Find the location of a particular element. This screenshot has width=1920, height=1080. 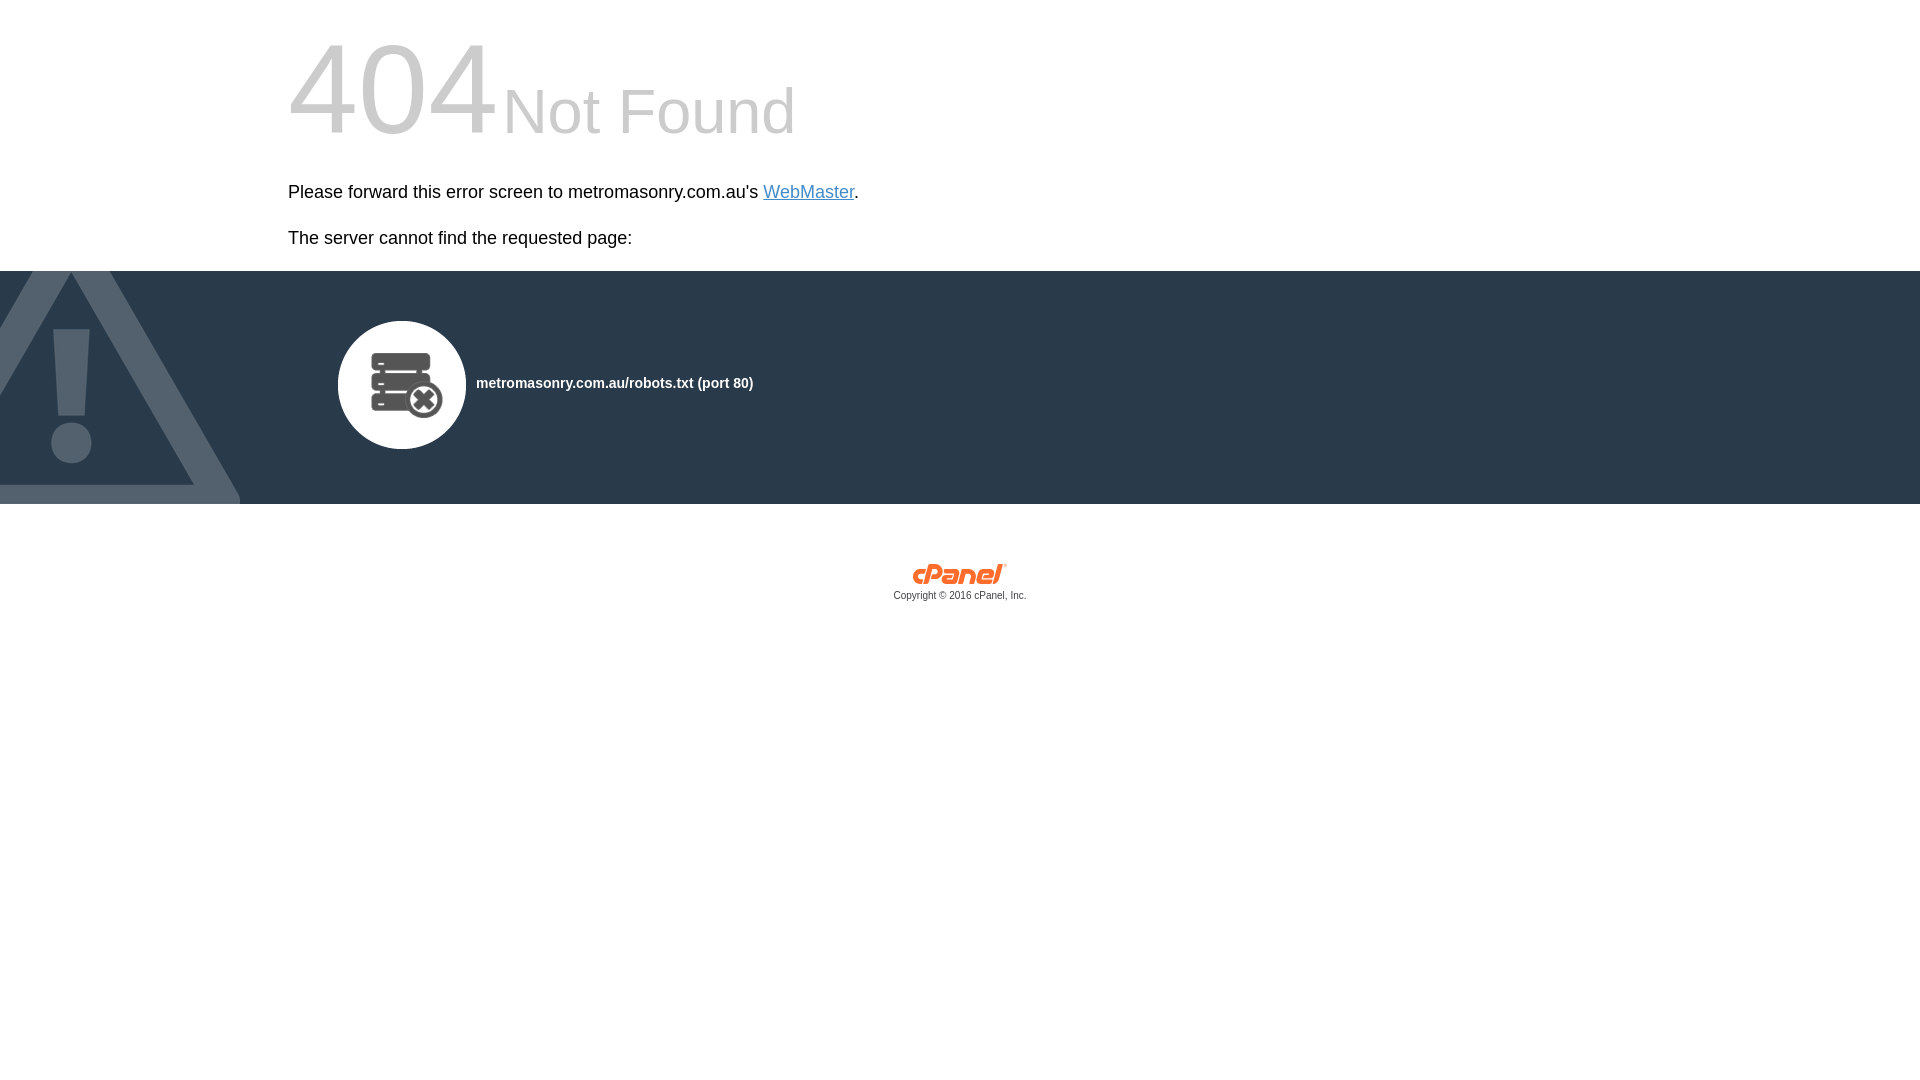

'WebMaster' is located at coordinates (808, 192).